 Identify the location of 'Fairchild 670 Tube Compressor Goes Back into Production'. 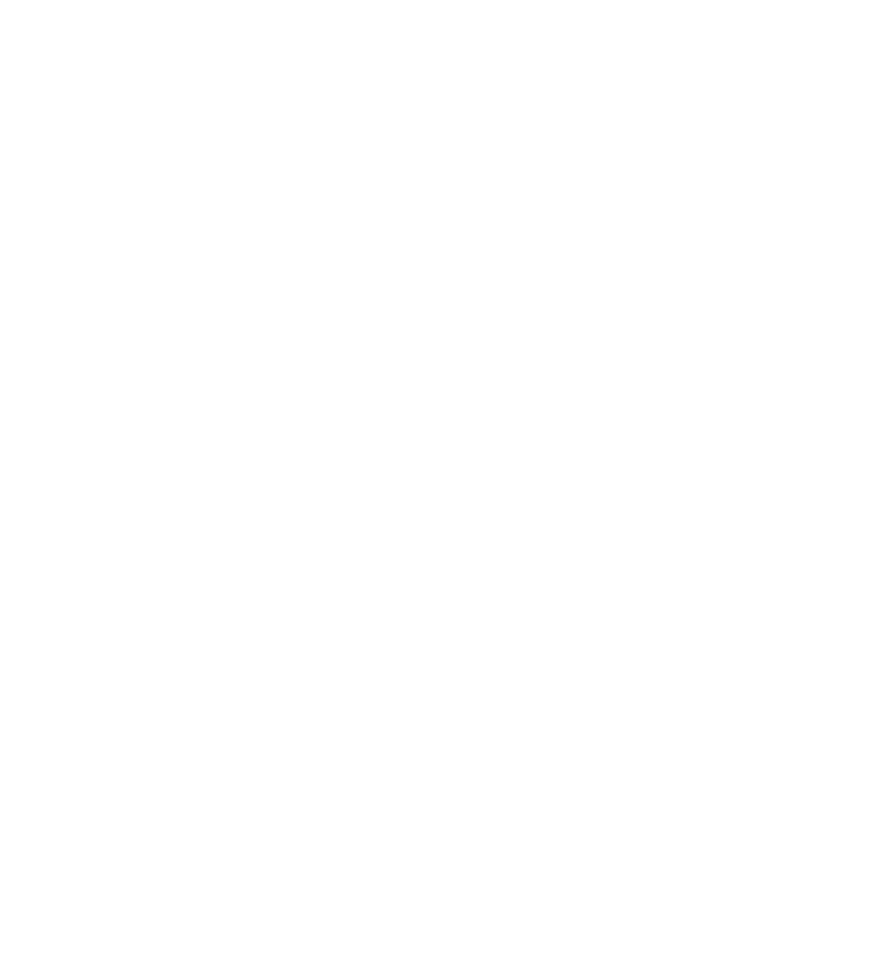
(364, 832).